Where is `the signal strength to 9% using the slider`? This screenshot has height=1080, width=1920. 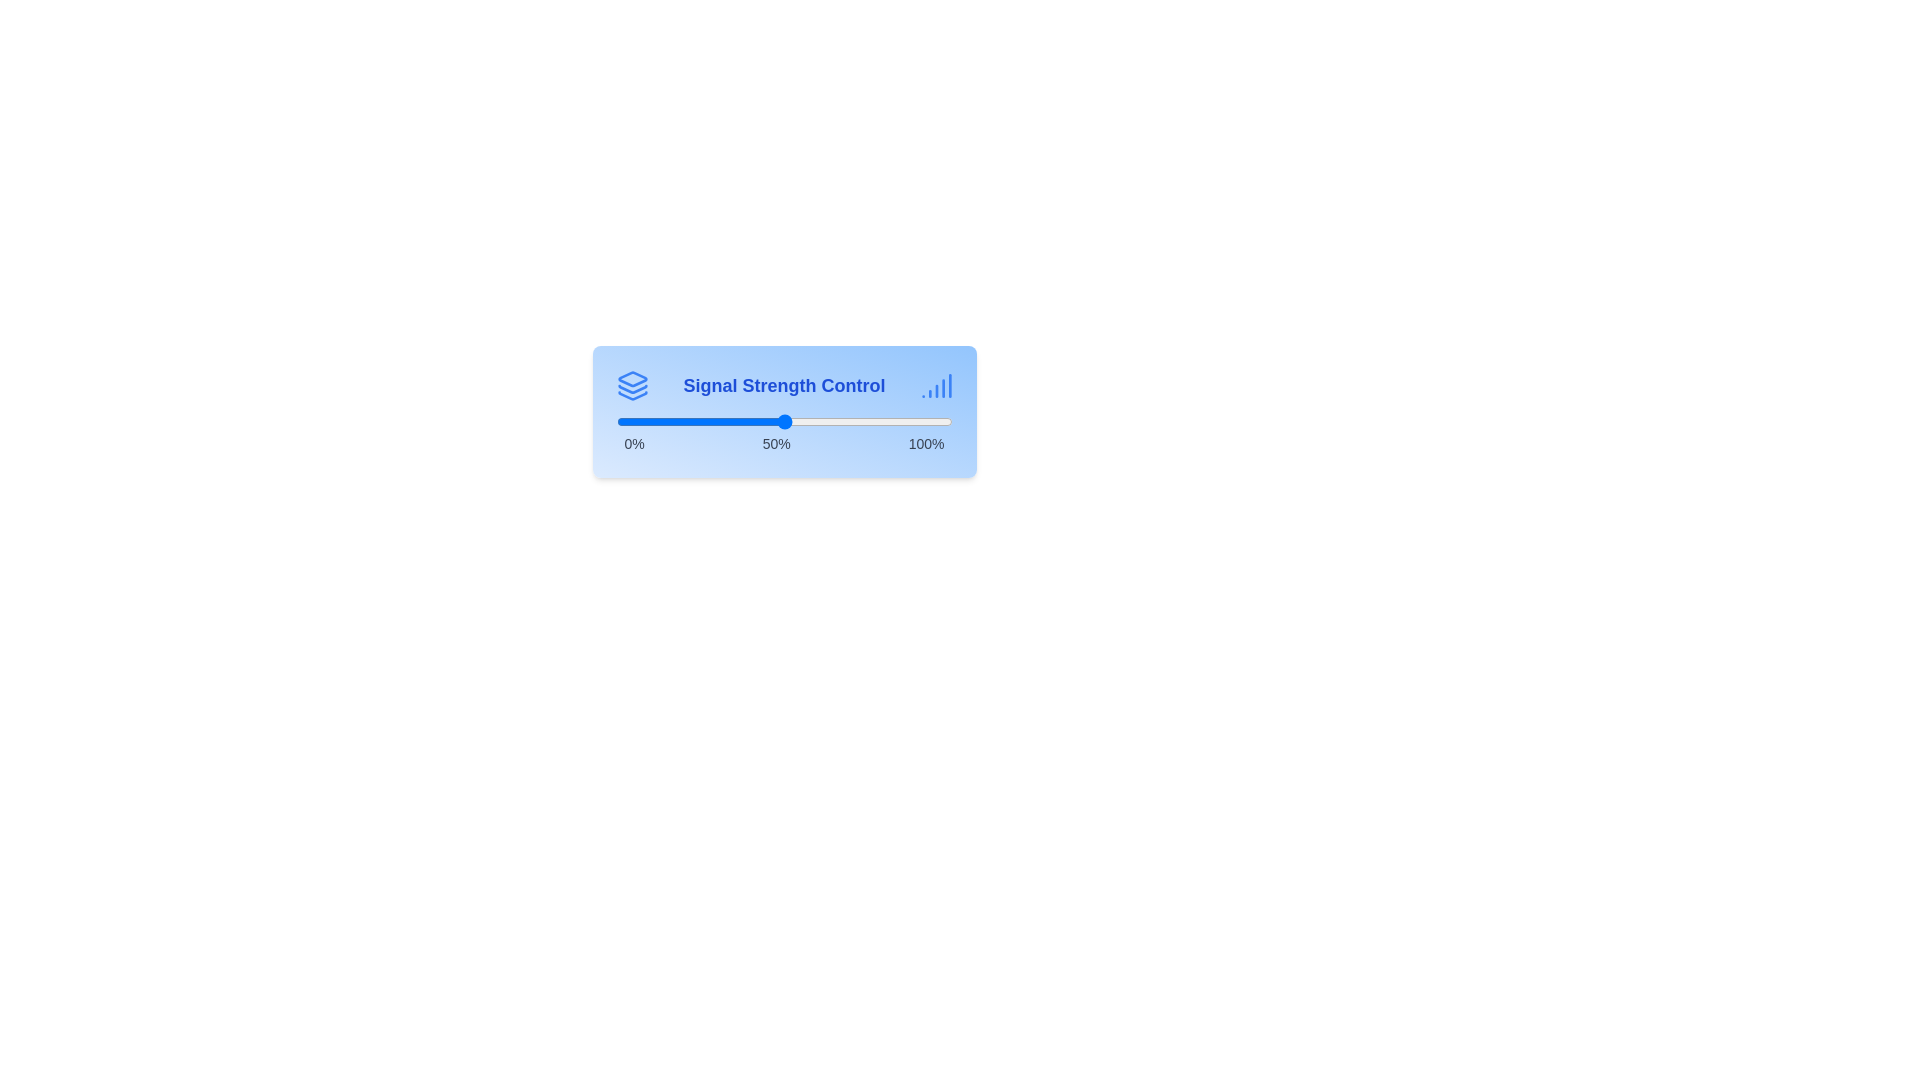
the signal strength to 9% using the slider is located at coordinates (646, 420).